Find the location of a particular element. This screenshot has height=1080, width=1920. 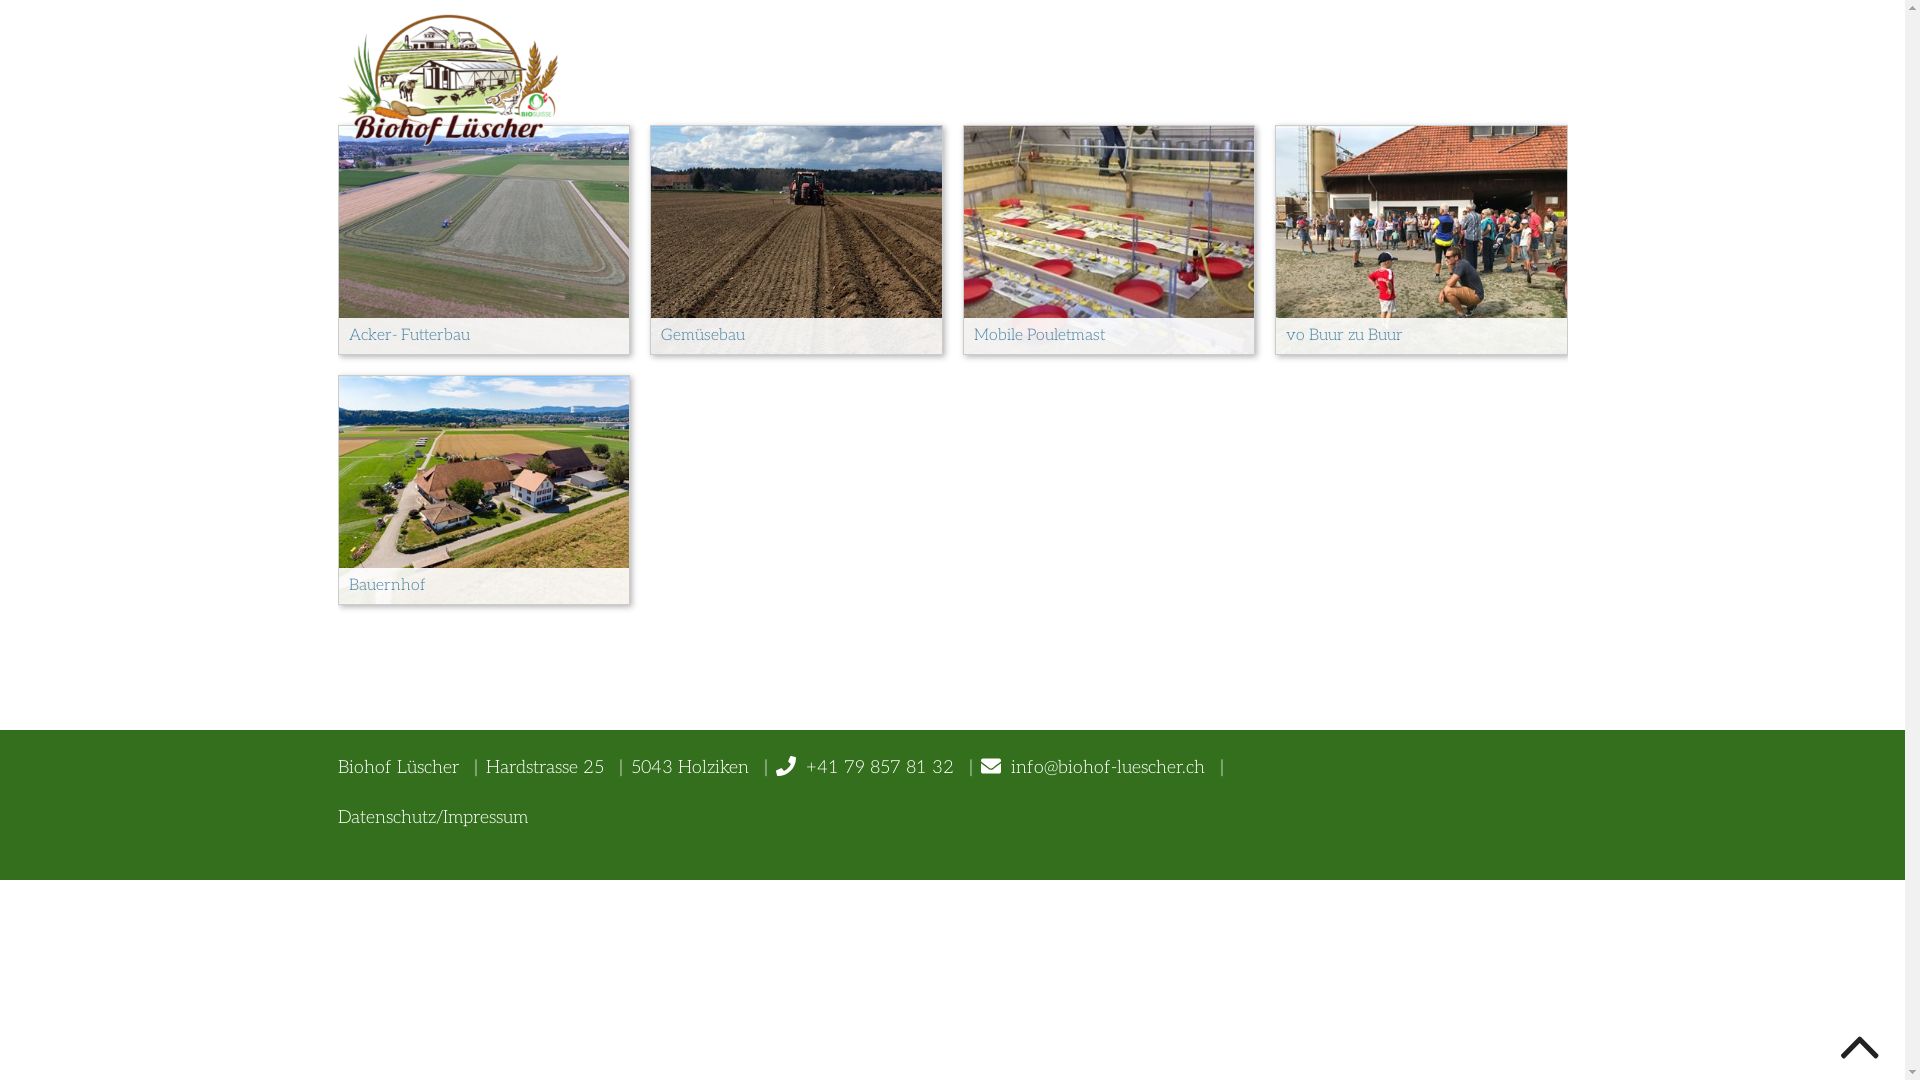

'+41 79 857 81 32' is located at coordinates (806, 766).